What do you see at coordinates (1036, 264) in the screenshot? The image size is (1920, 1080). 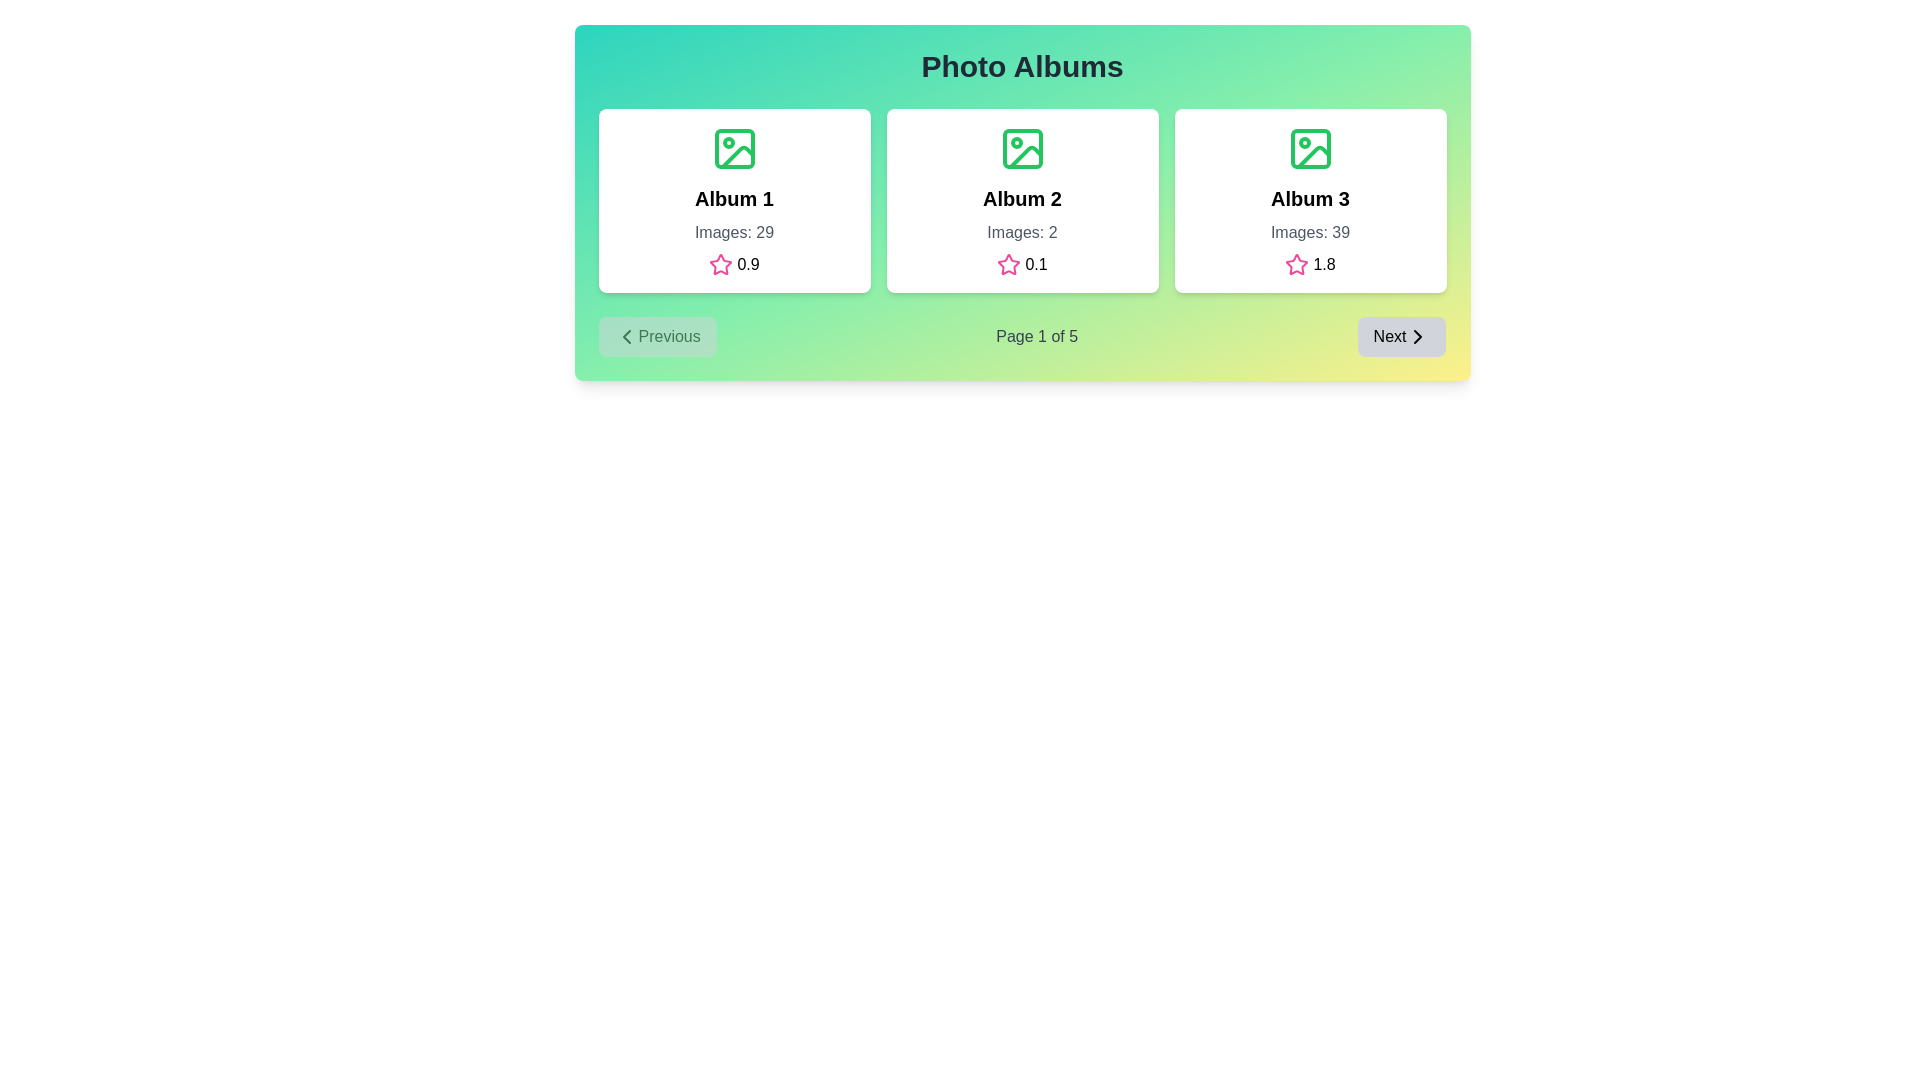 I see `the text label displaying the number '0.1', which is located below the 'Album 2' card and adjacent to a pink-outlined star icon in the rating system` at bounding box center [1036, 264].